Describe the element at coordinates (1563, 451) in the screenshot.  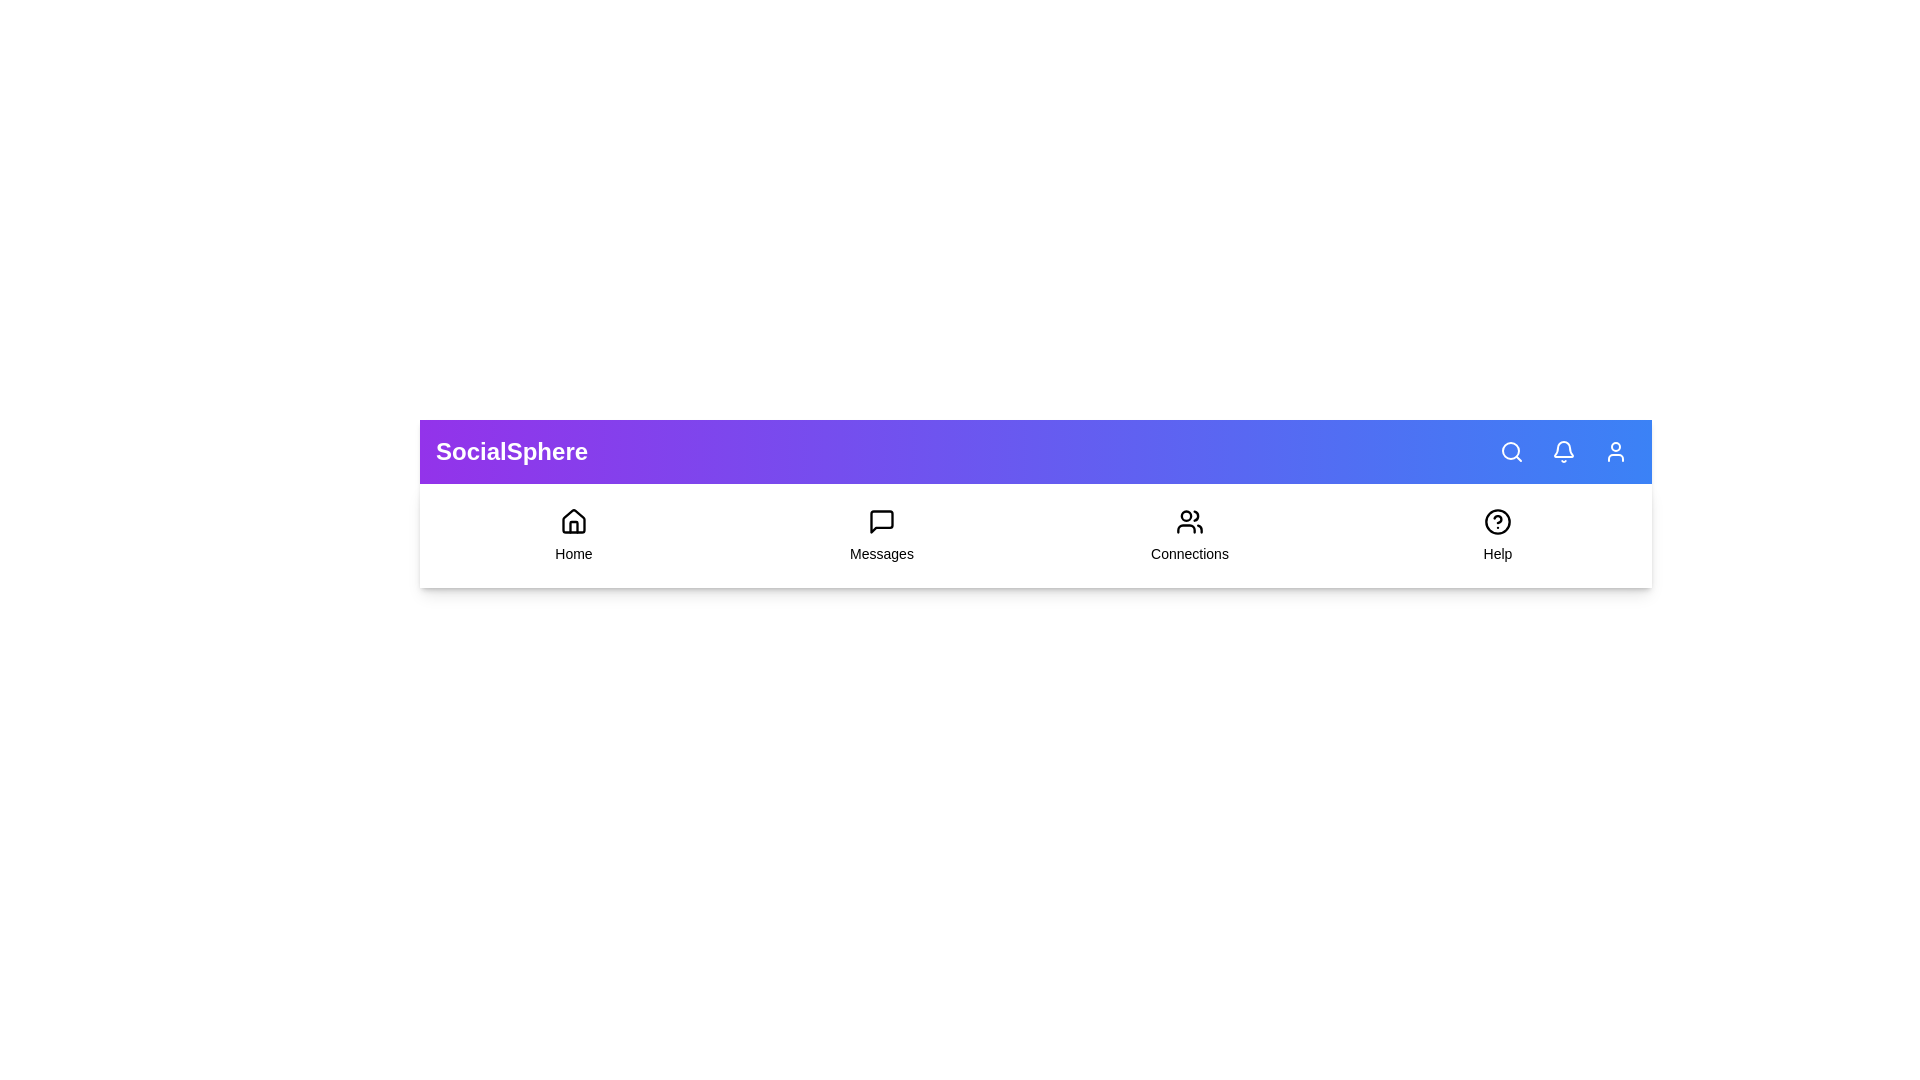
I see `the notifications button in the SocialAppBar` at that location.